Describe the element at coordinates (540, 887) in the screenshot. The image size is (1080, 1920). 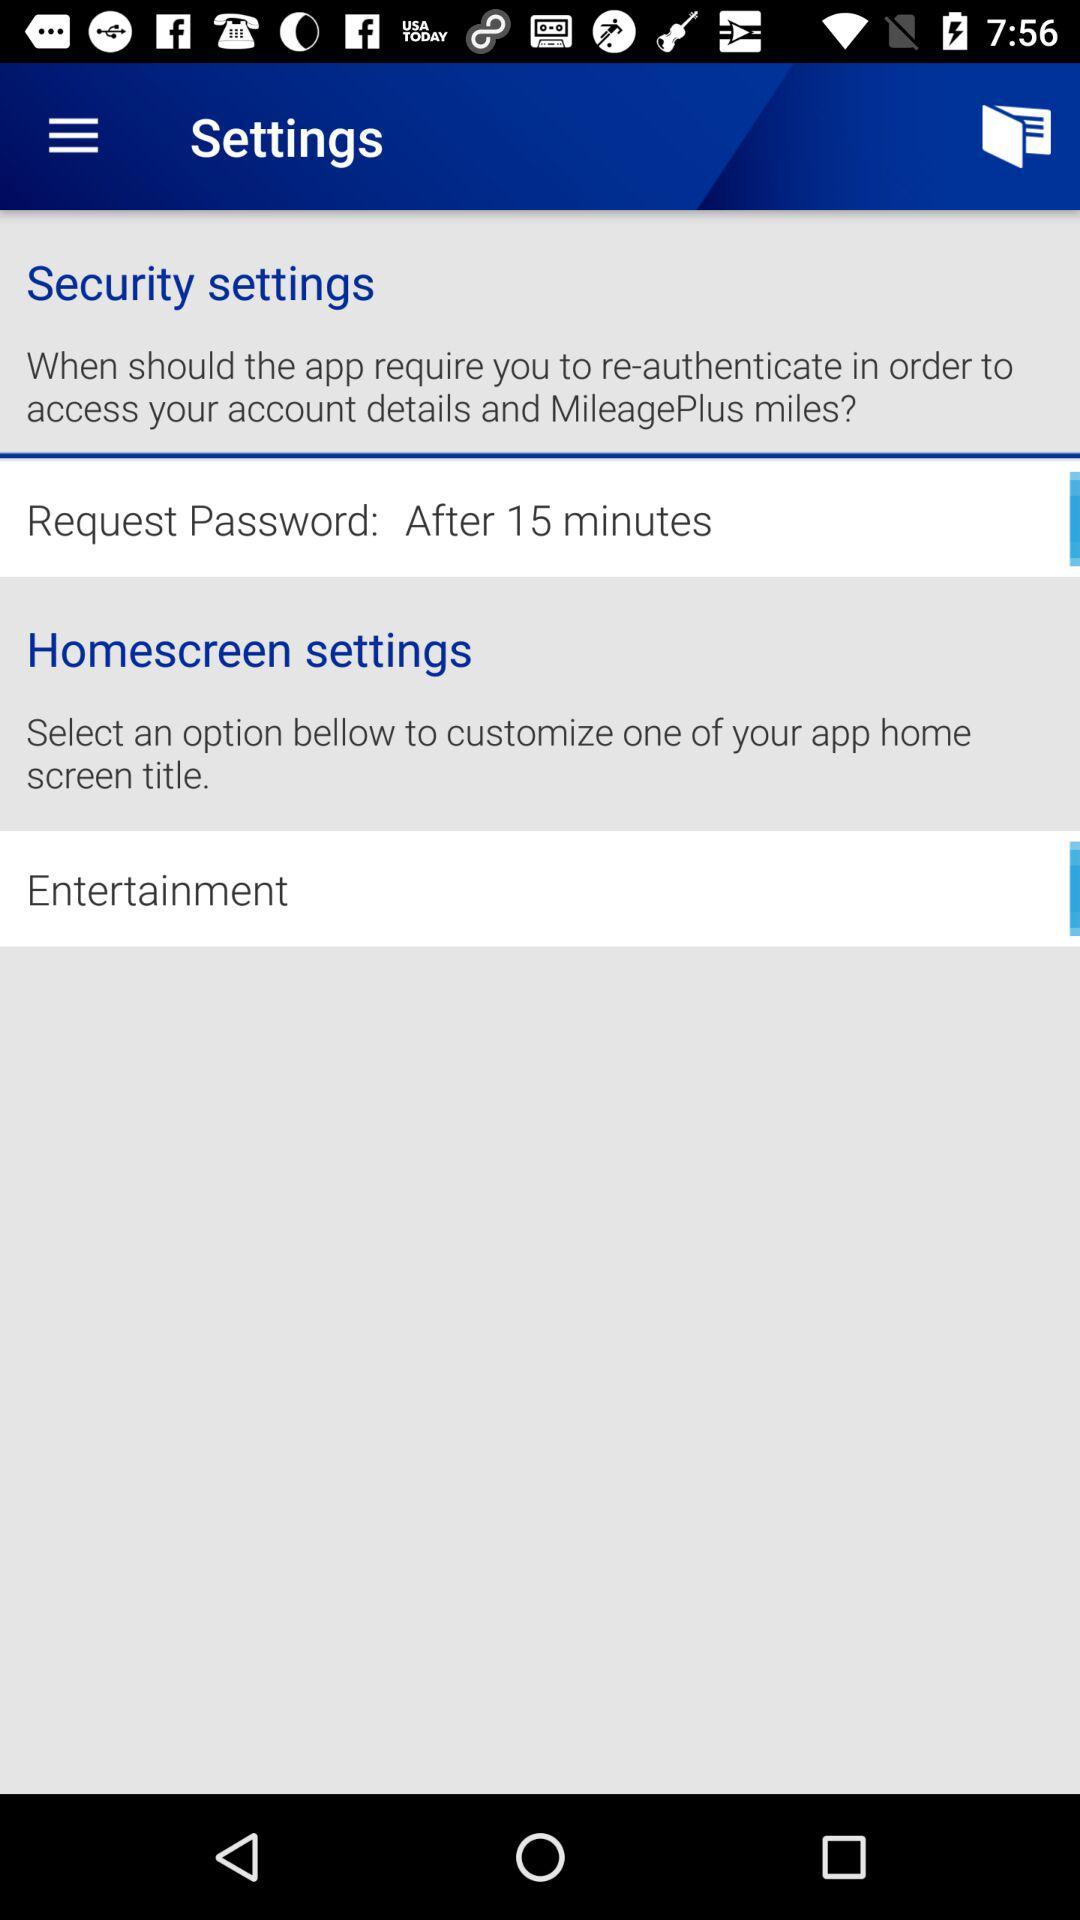
I see `the icon below the select an option item` at that location.